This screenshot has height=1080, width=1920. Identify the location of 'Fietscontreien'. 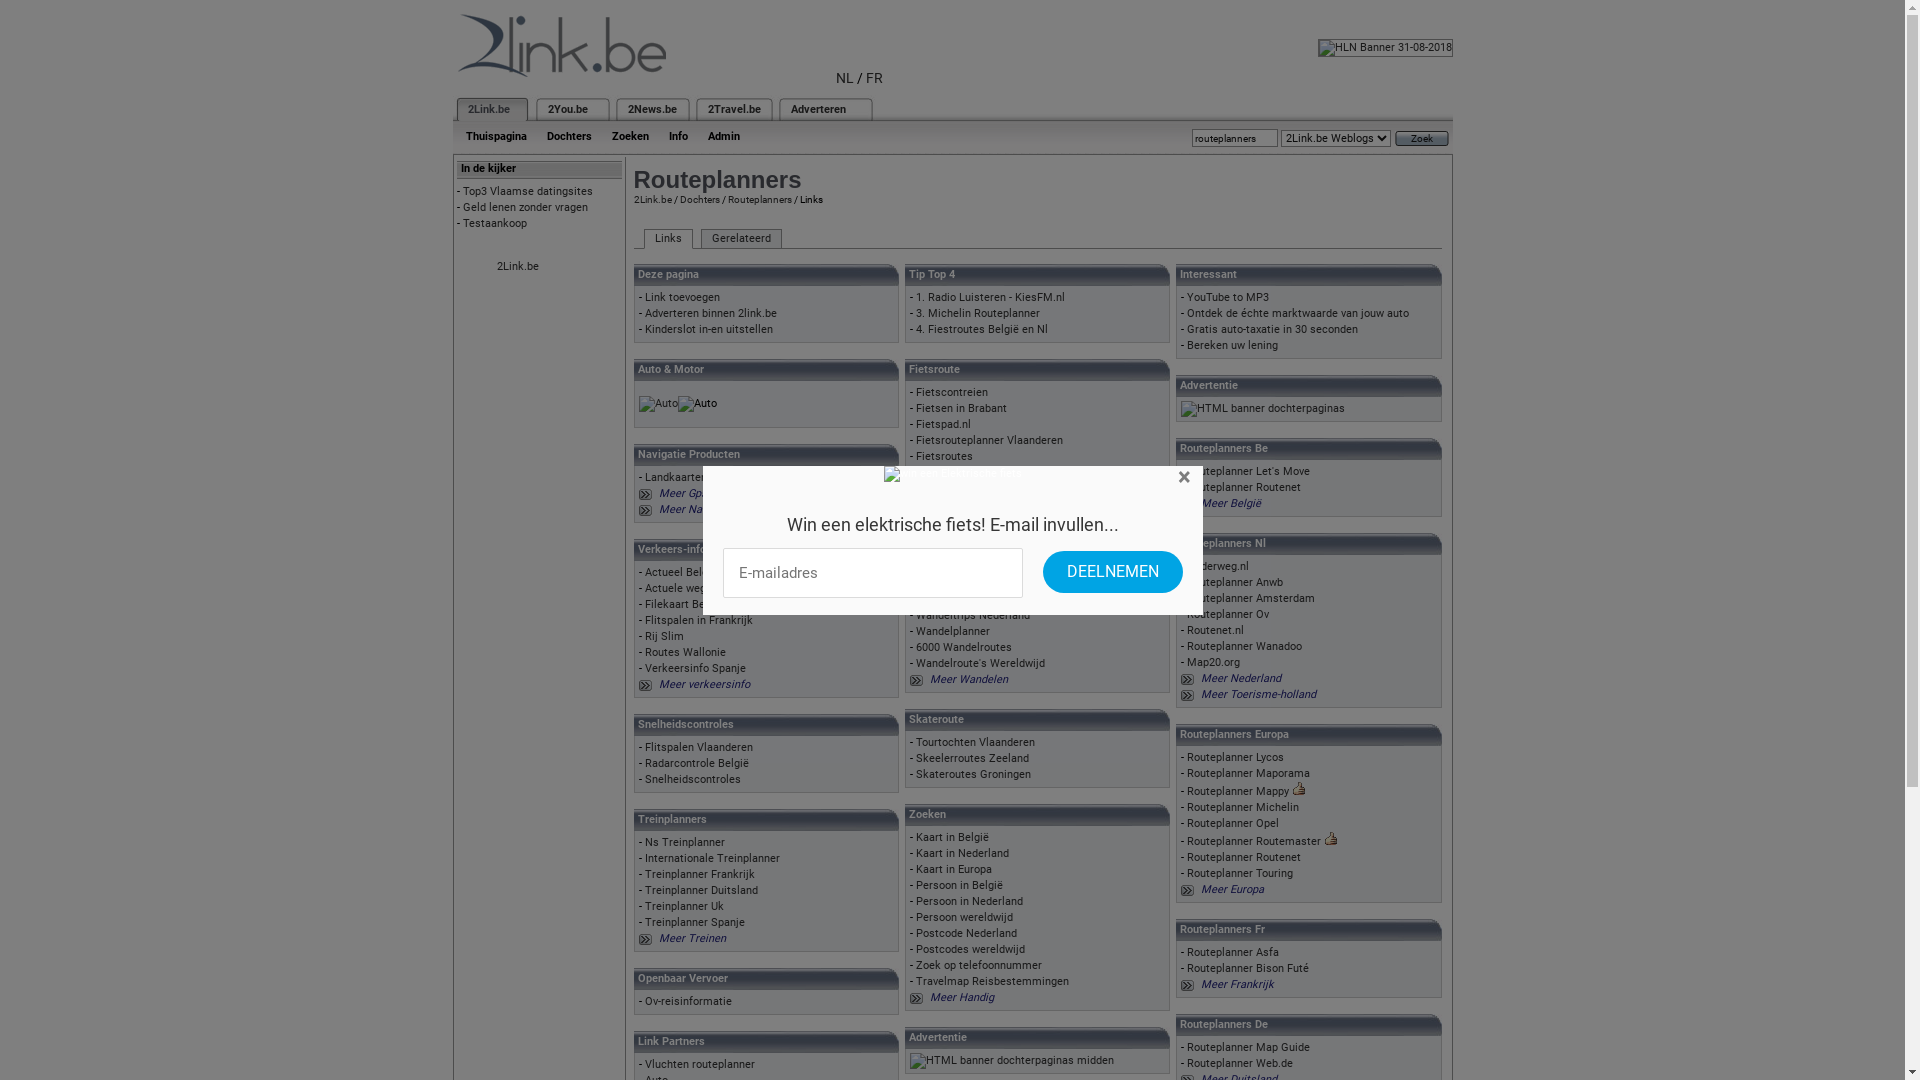
(950, 392).